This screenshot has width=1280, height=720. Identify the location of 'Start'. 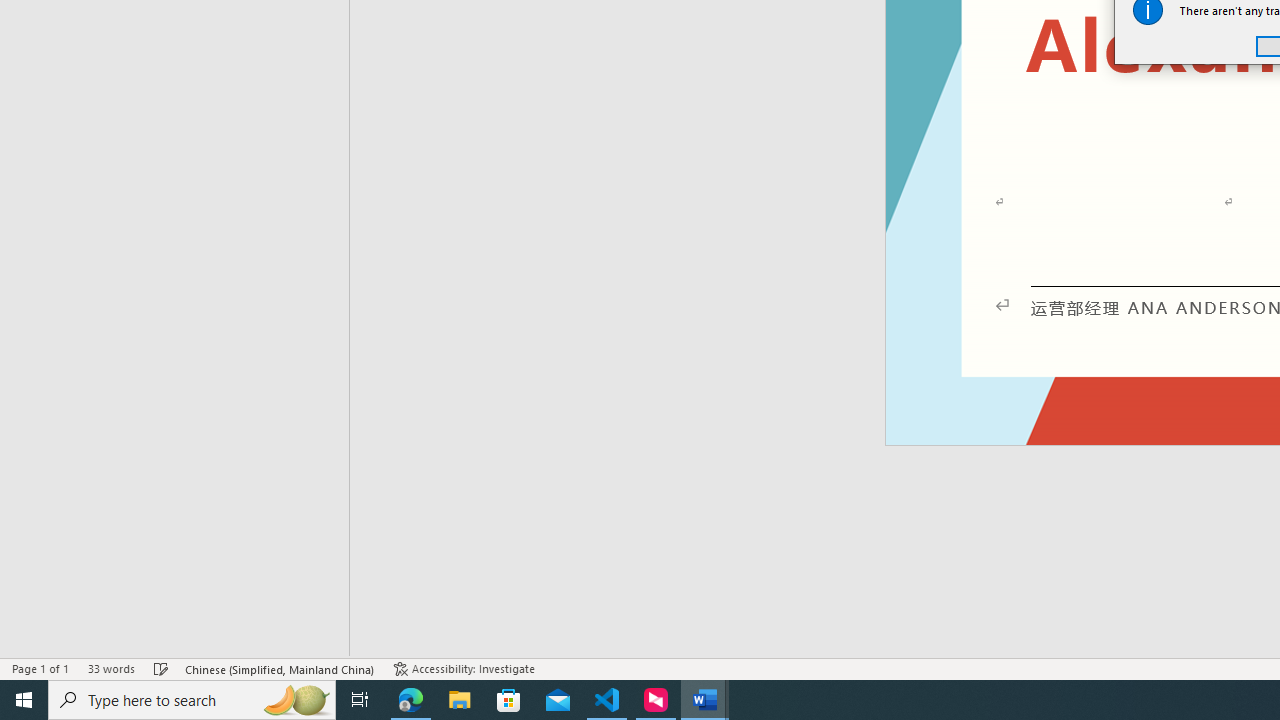
(24, 698).